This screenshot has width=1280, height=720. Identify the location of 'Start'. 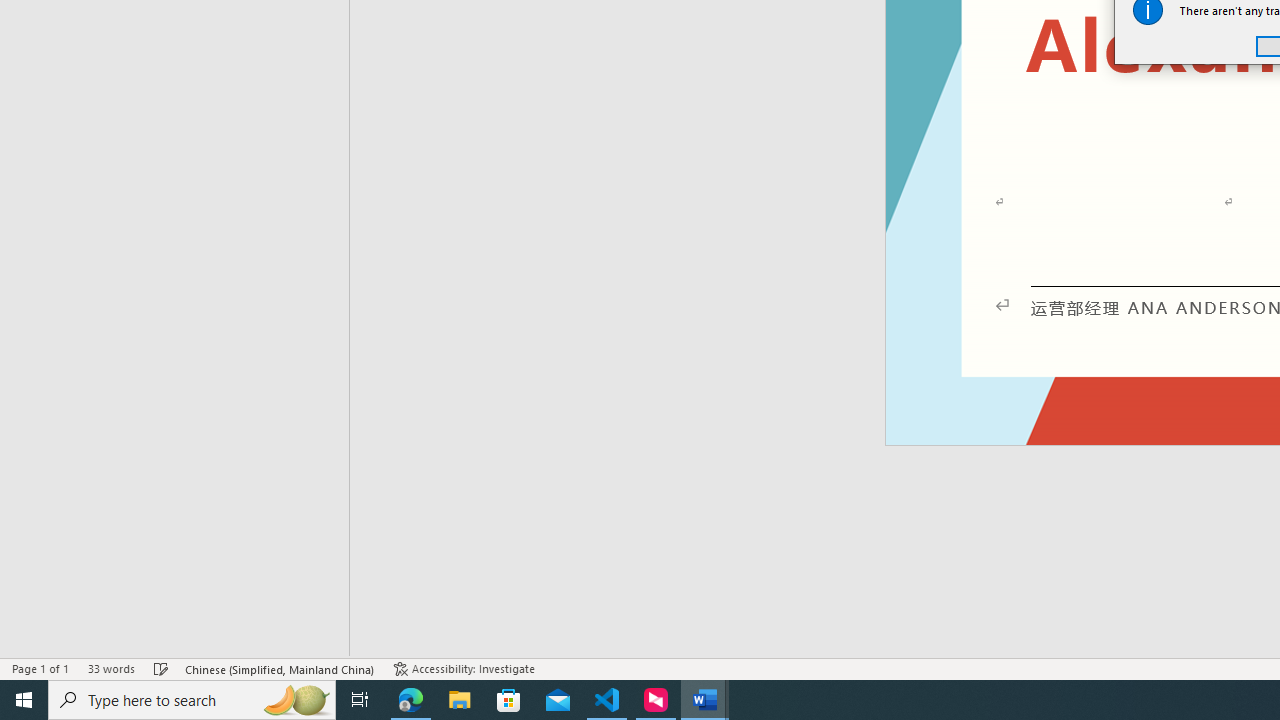
(24, 698).